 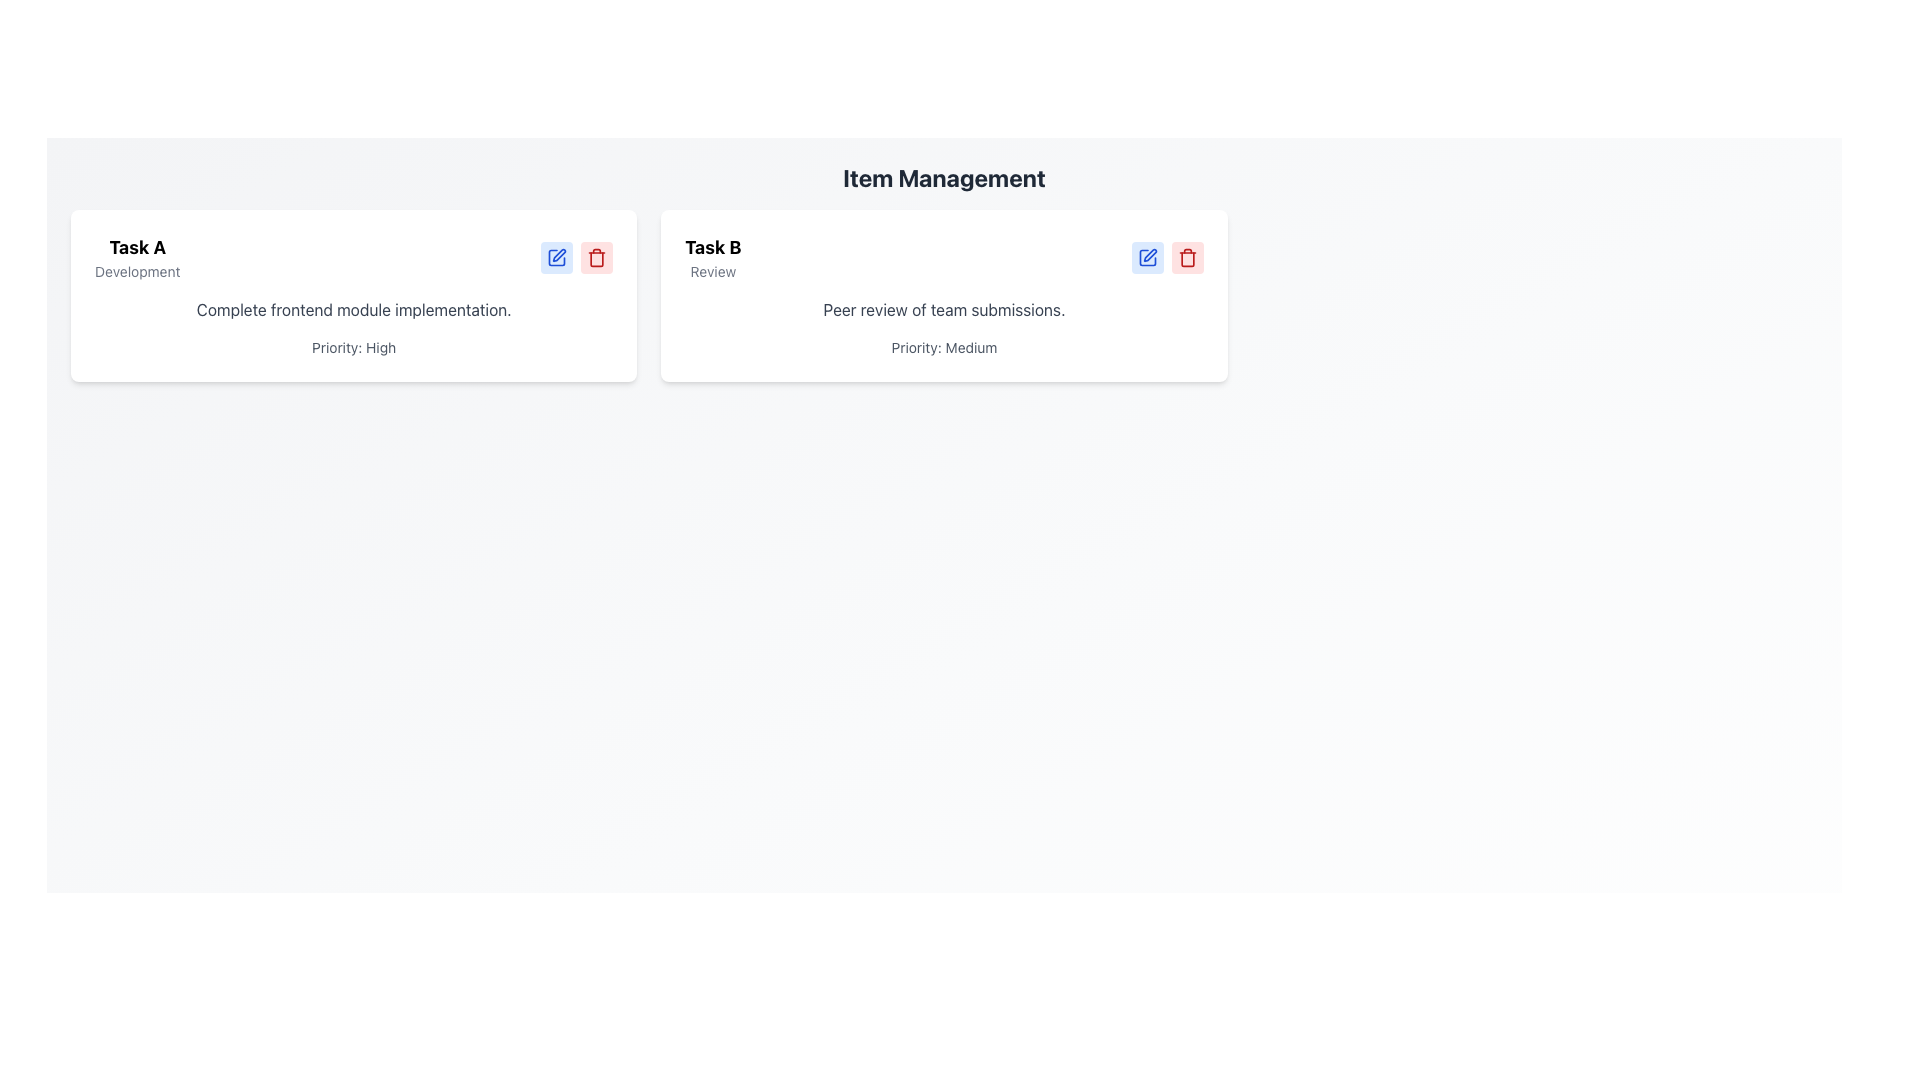 I want to click on the first task card in the grid layout, so click(x=354, y=296).